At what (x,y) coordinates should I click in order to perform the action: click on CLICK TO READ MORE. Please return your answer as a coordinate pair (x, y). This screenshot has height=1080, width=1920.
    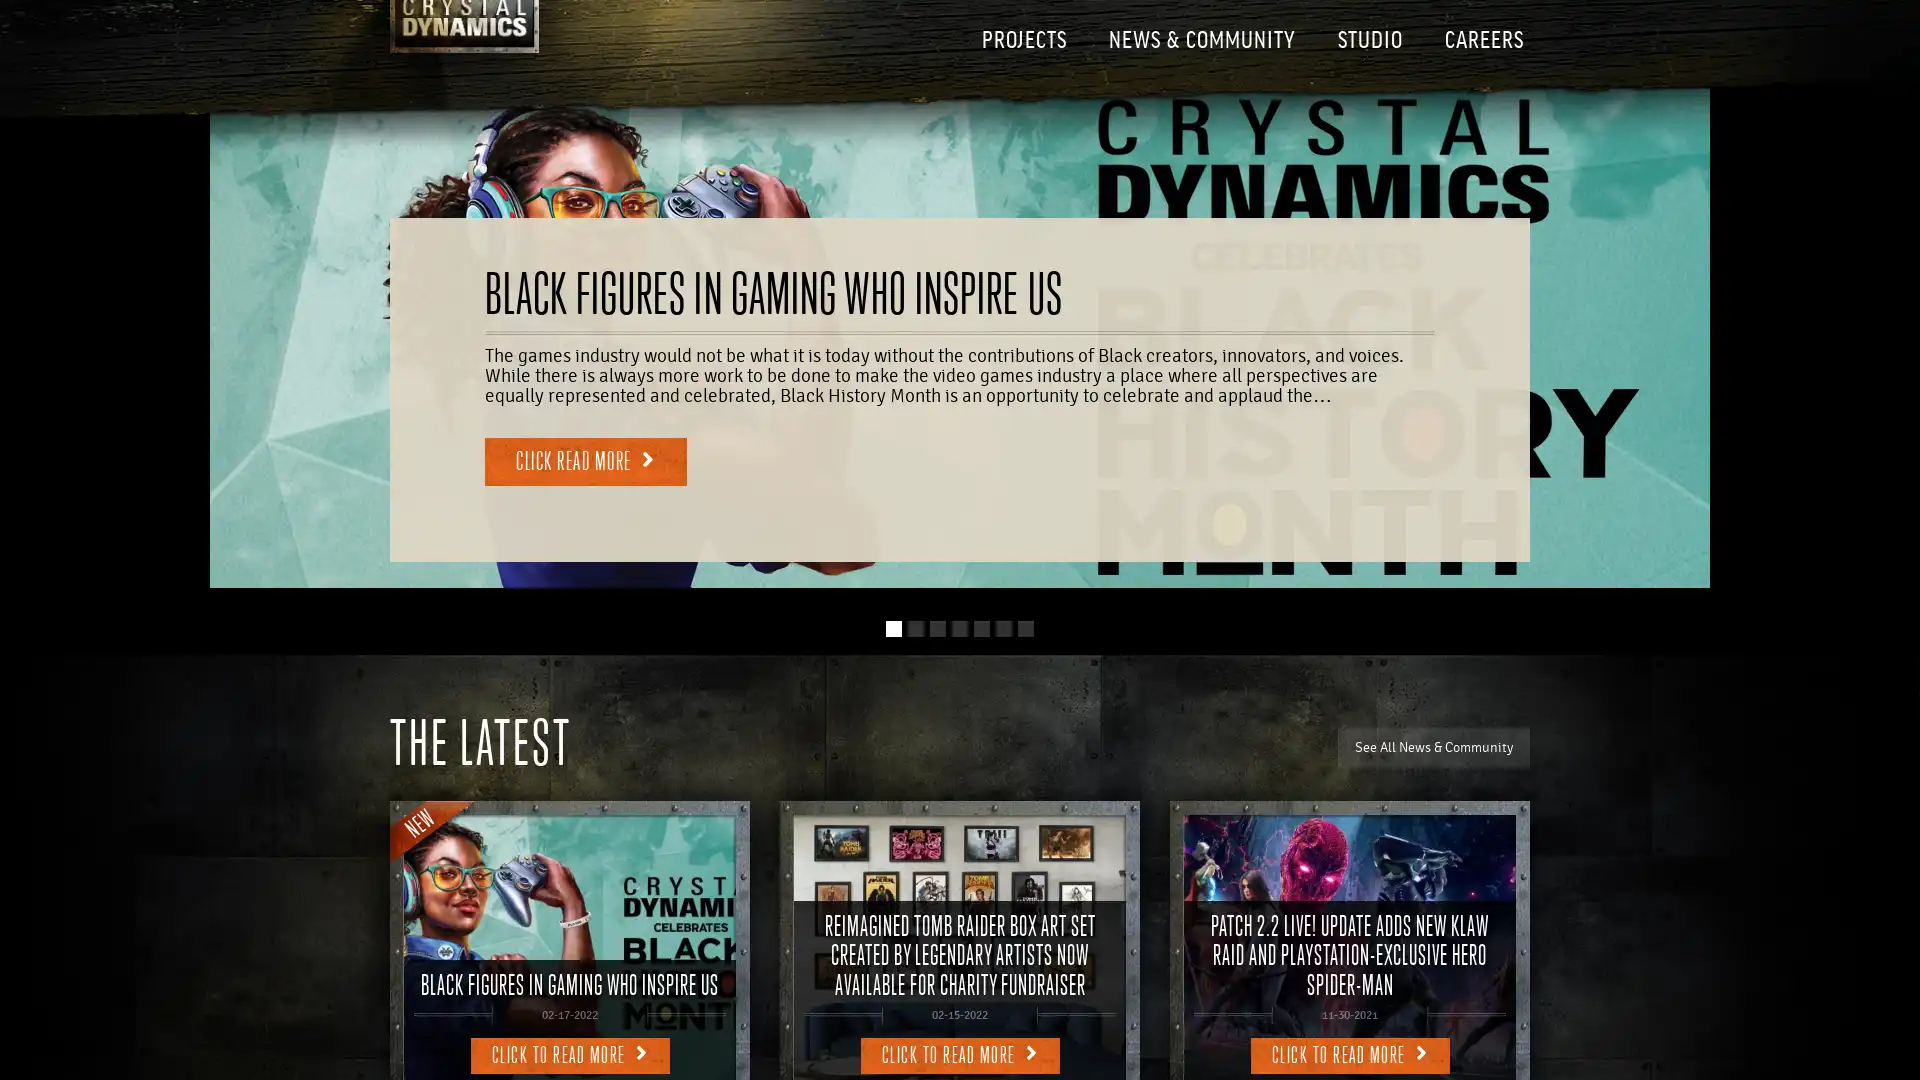
    Looking at the image, I should click on (958, 1054).